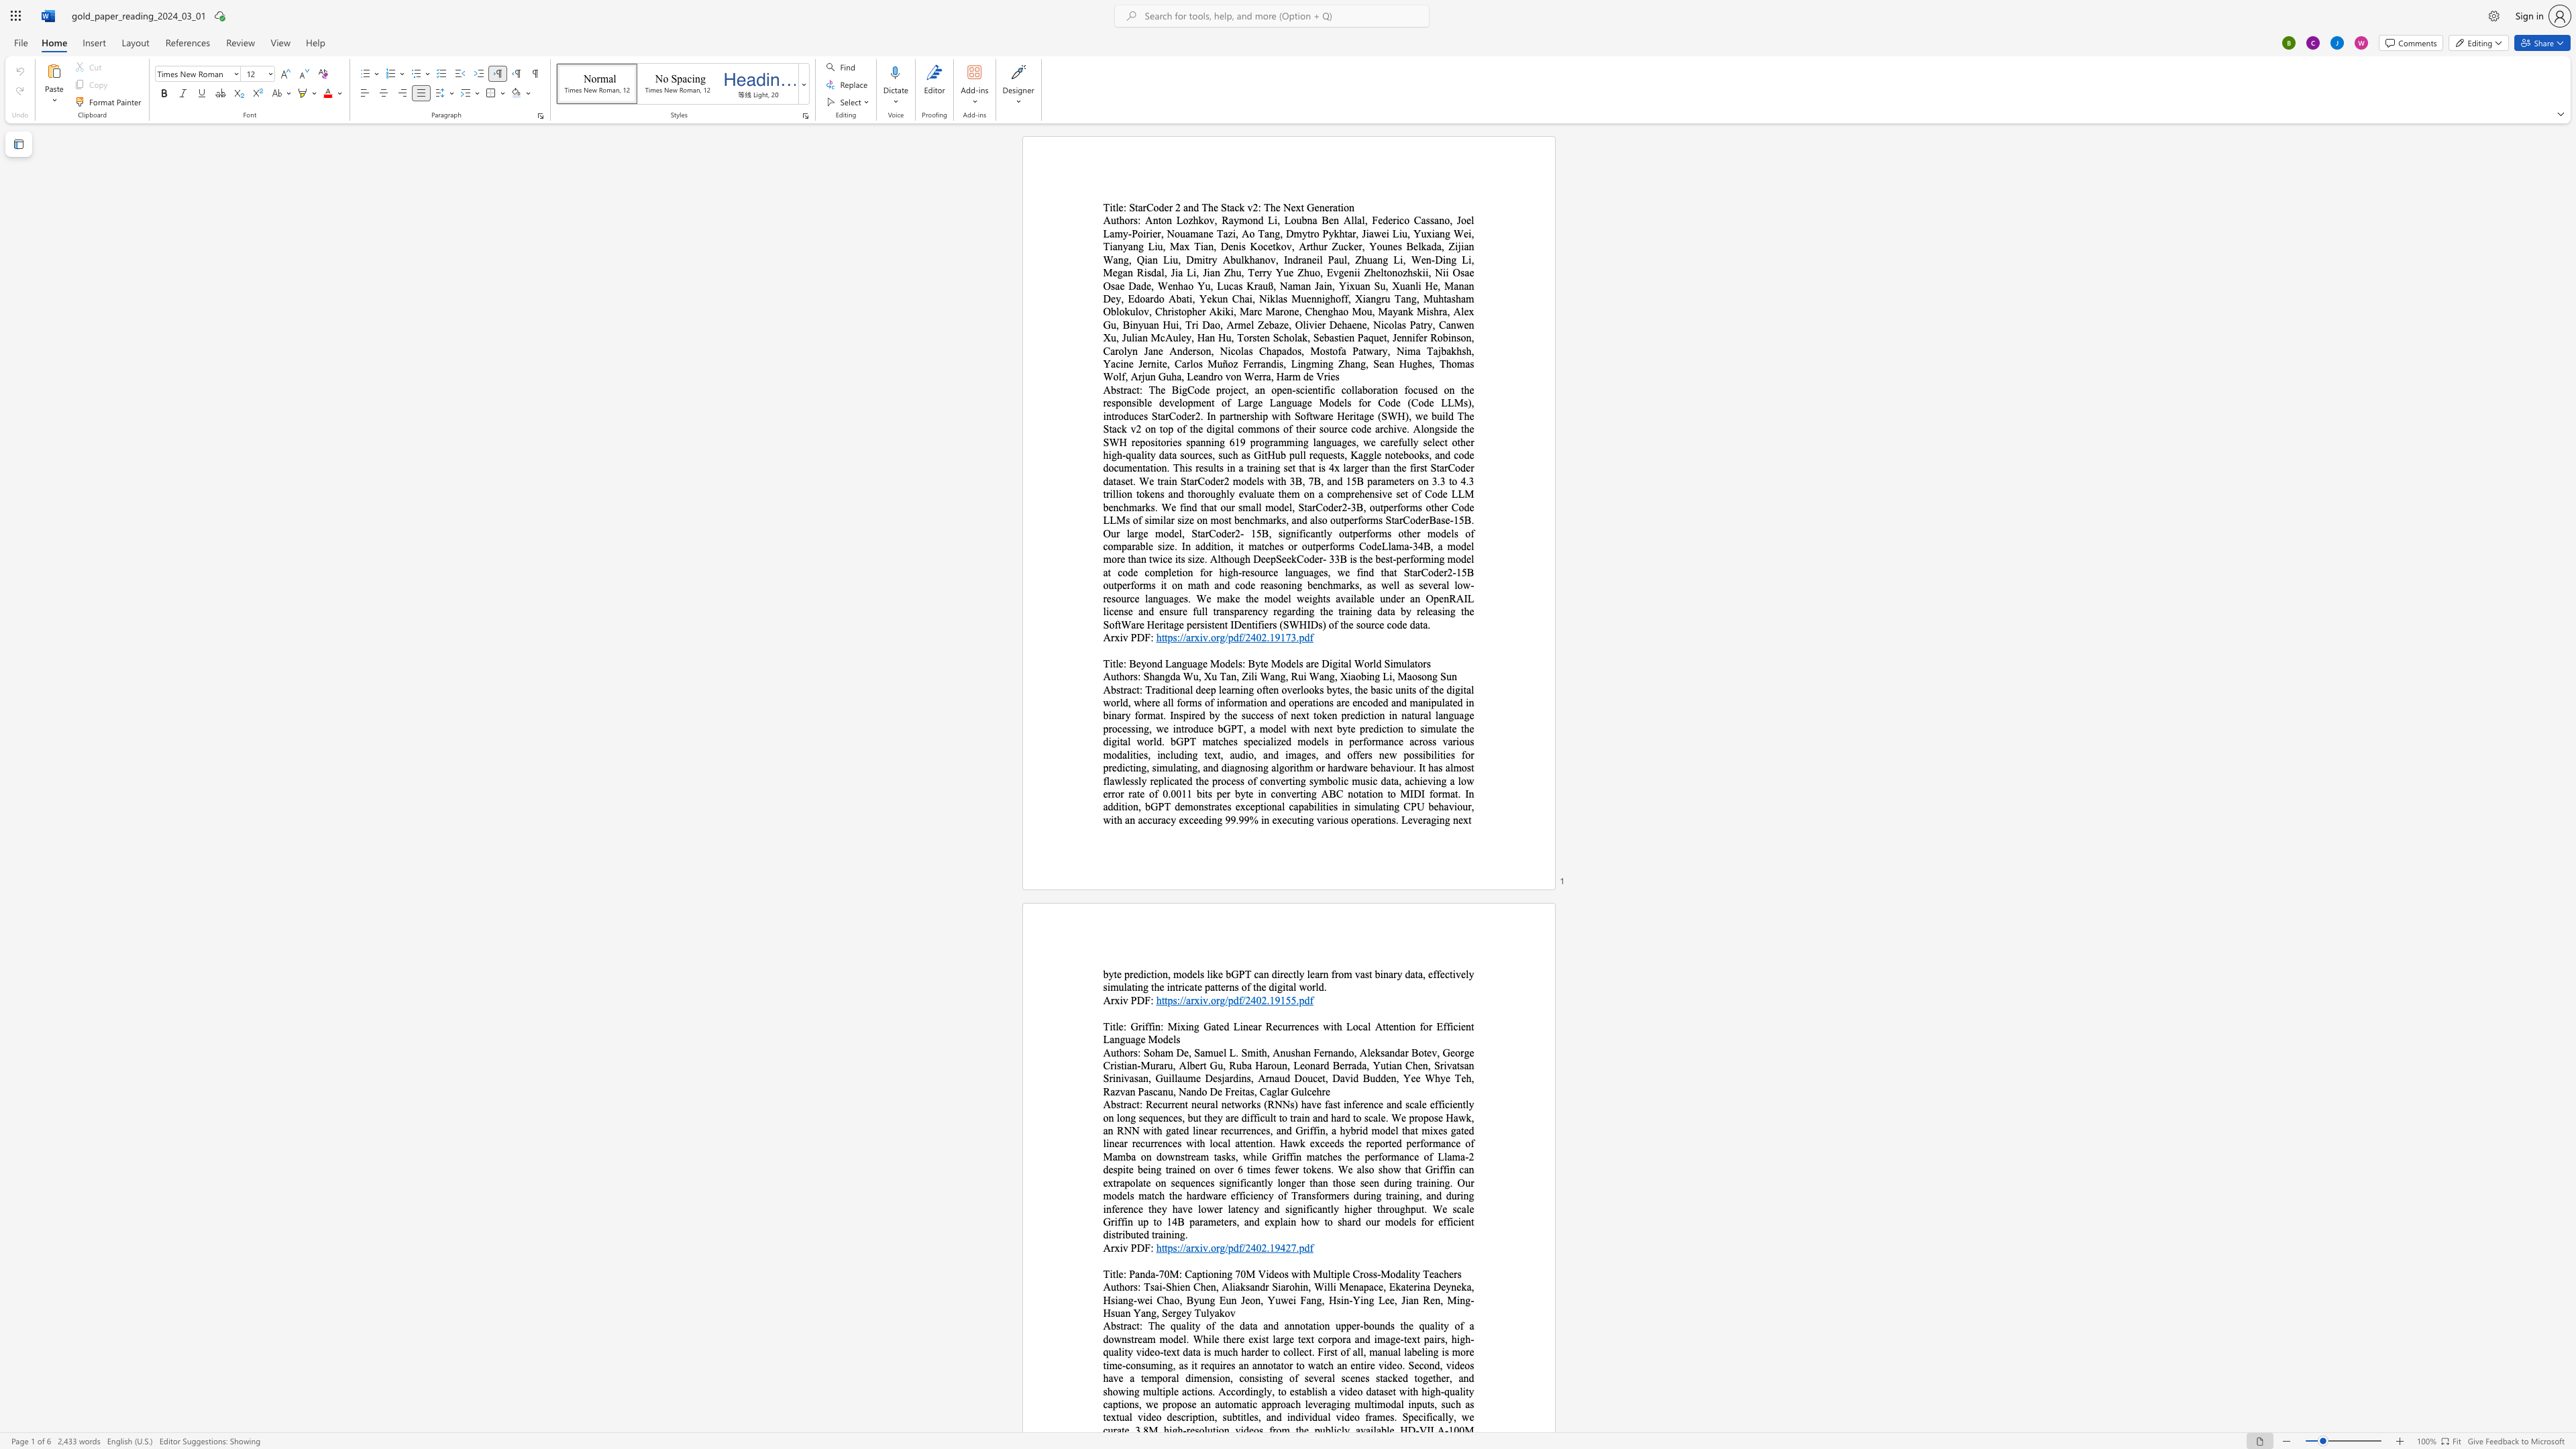 Image resolution: width=2576 pixels, height=1449 pixels. What do you see at coordinates (1450, 767) in the screenshot?
I see `the 22th character "l" in the text` at bounding box center [1450, 767].